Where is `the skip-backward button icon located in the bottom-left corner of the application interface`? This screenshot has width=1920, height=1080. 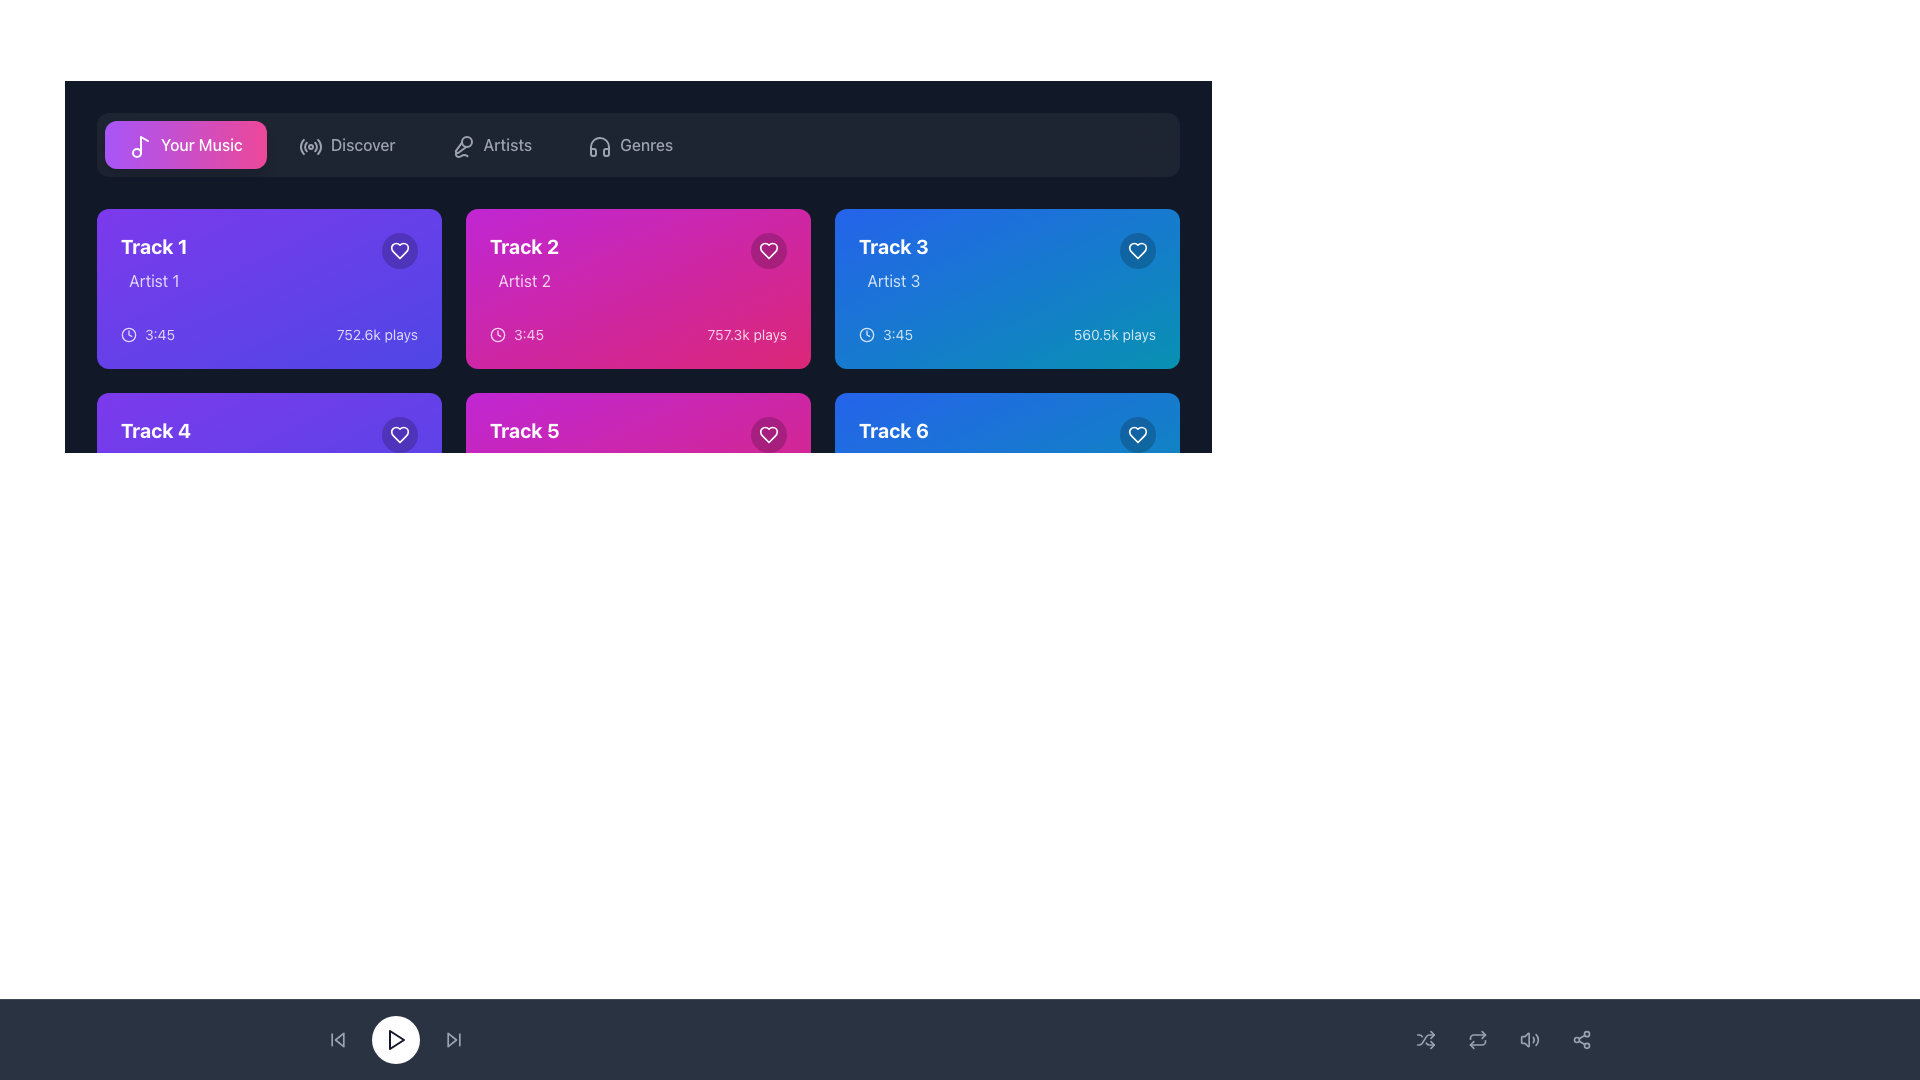 the skip-backward button icon located in the bottom-left corner of the application interface is located at coordinates (337, 1039).